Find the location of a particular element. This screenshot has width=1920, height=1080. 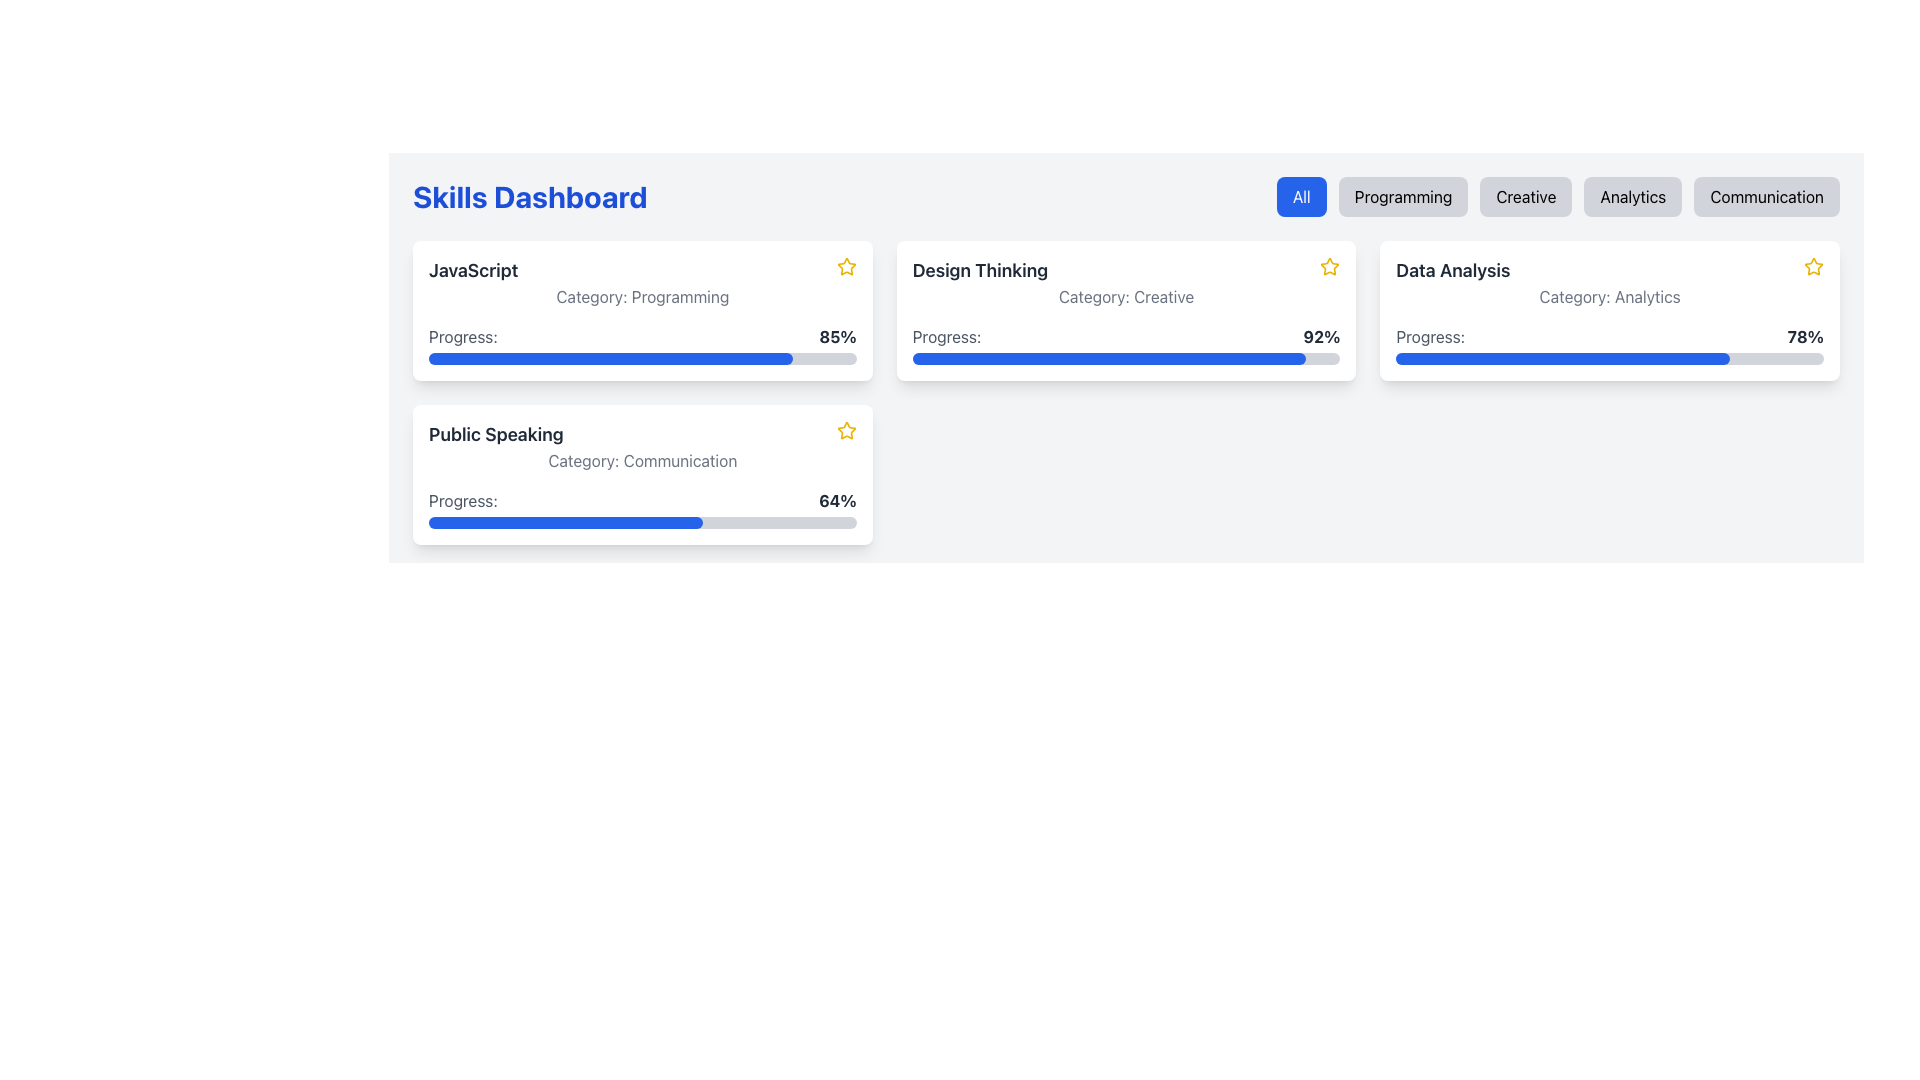

the progress bar indicating 'Progress: 92%' within the 'Design Thinking' card is located at coordinates (1108, 357).